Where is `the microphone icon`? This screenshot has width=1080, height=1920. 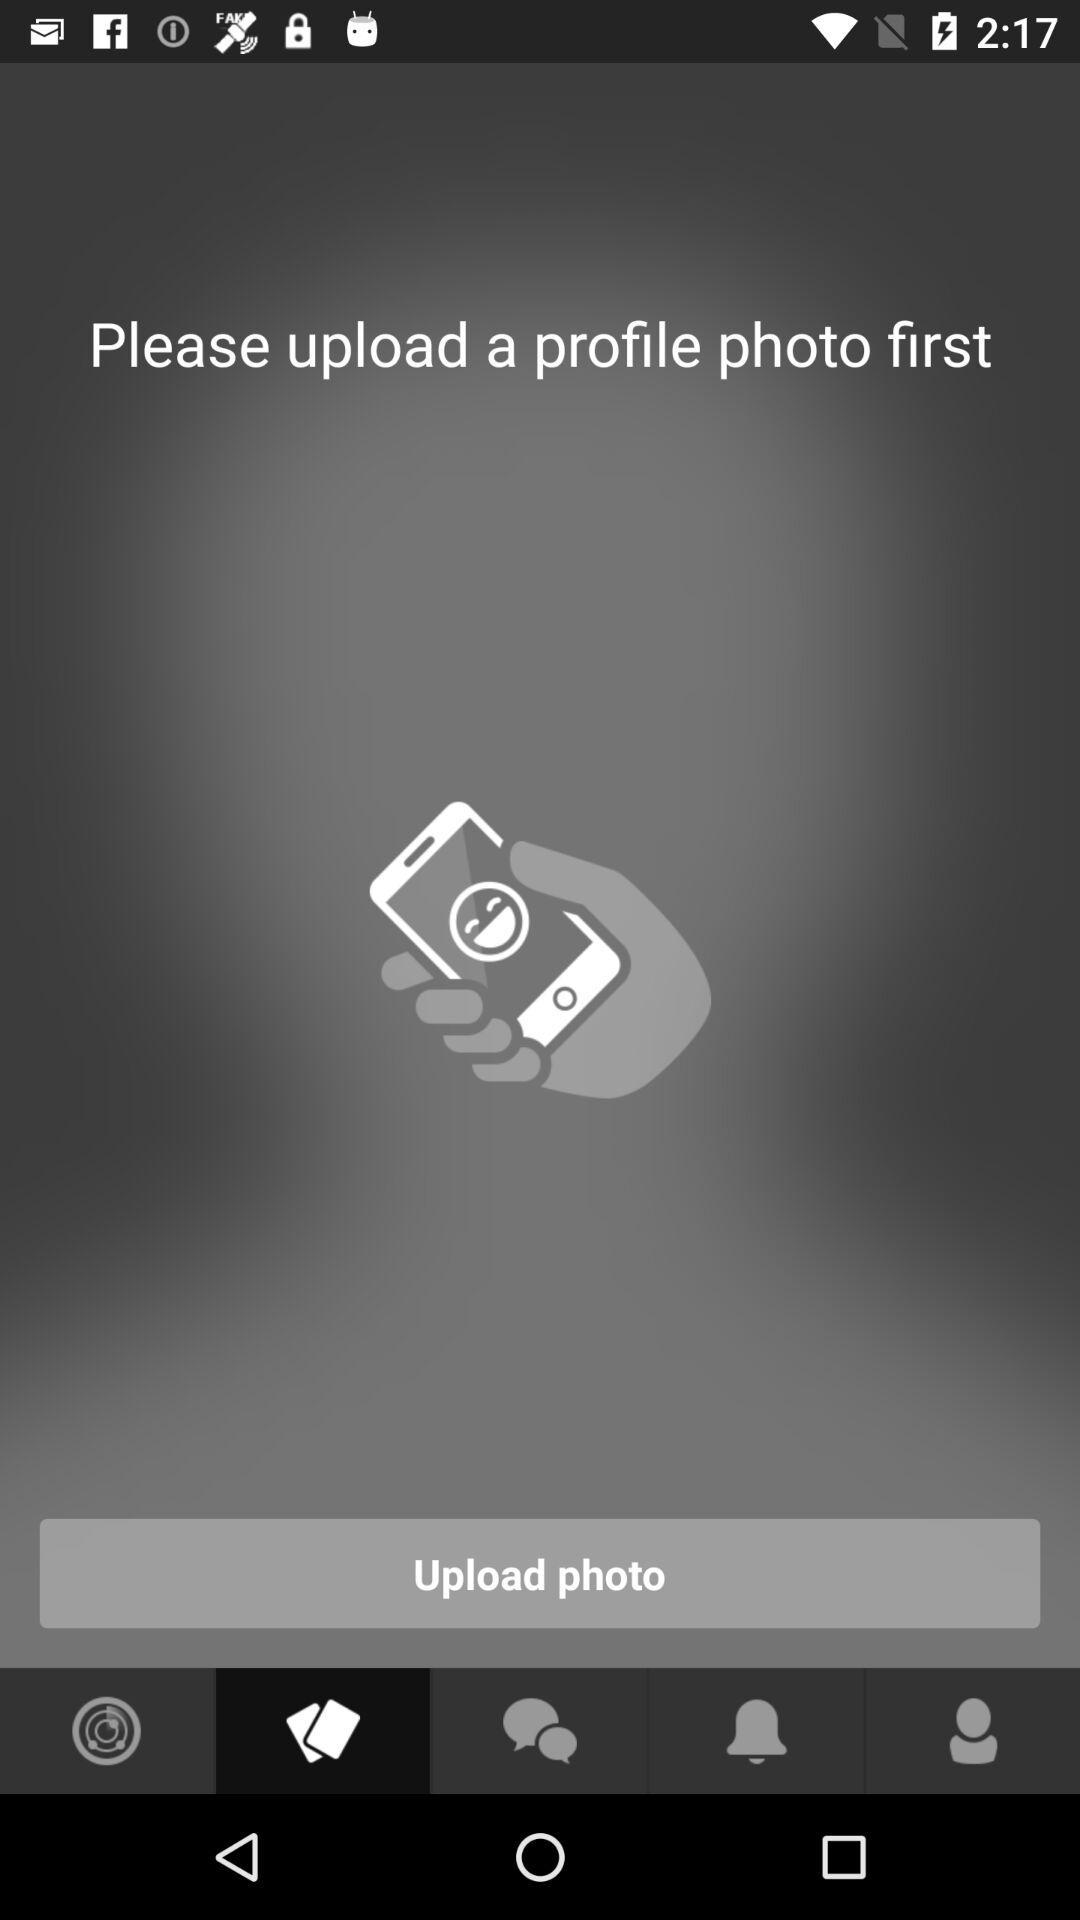
the microphone icon is located at coordinates (972, 1730).